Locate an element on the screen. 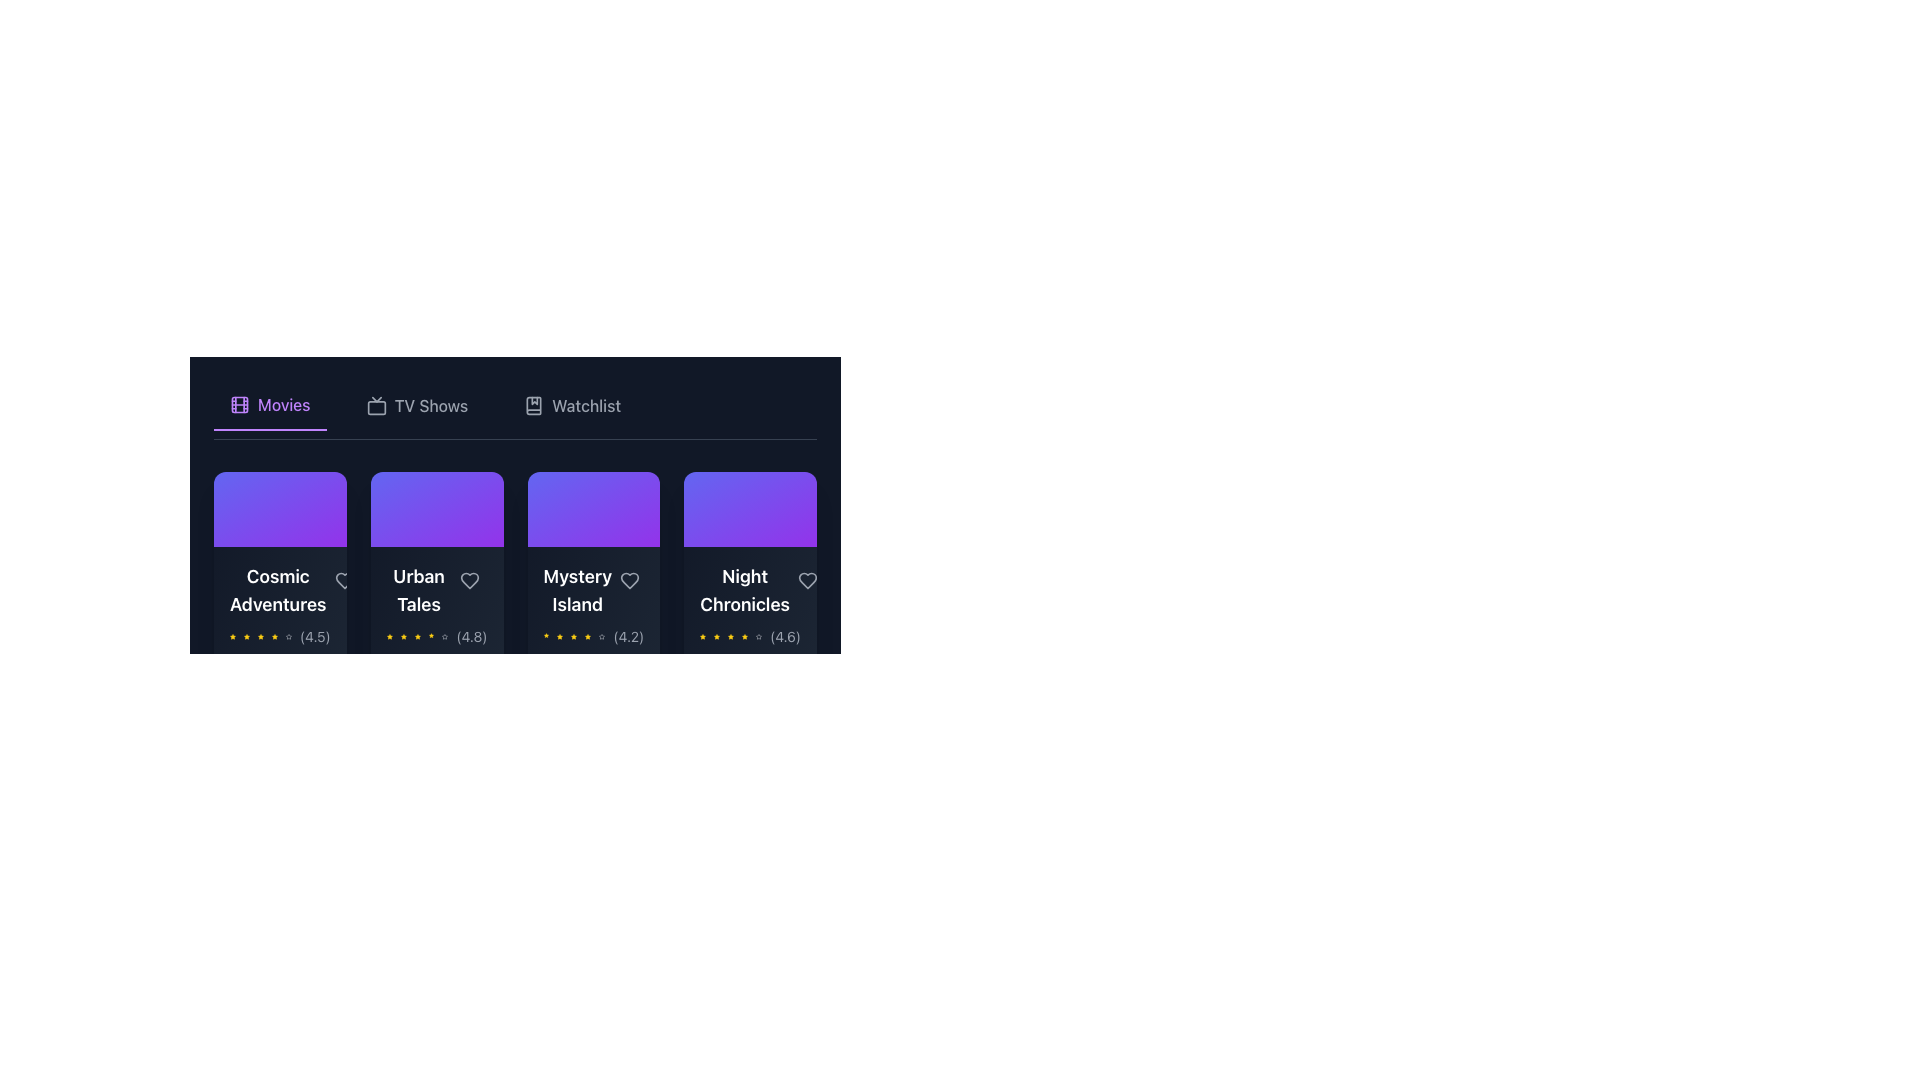 The width and height of the screenshot is (1920, 1080). the 'Urban Tales' title text element is located at coordinates (436, 589).